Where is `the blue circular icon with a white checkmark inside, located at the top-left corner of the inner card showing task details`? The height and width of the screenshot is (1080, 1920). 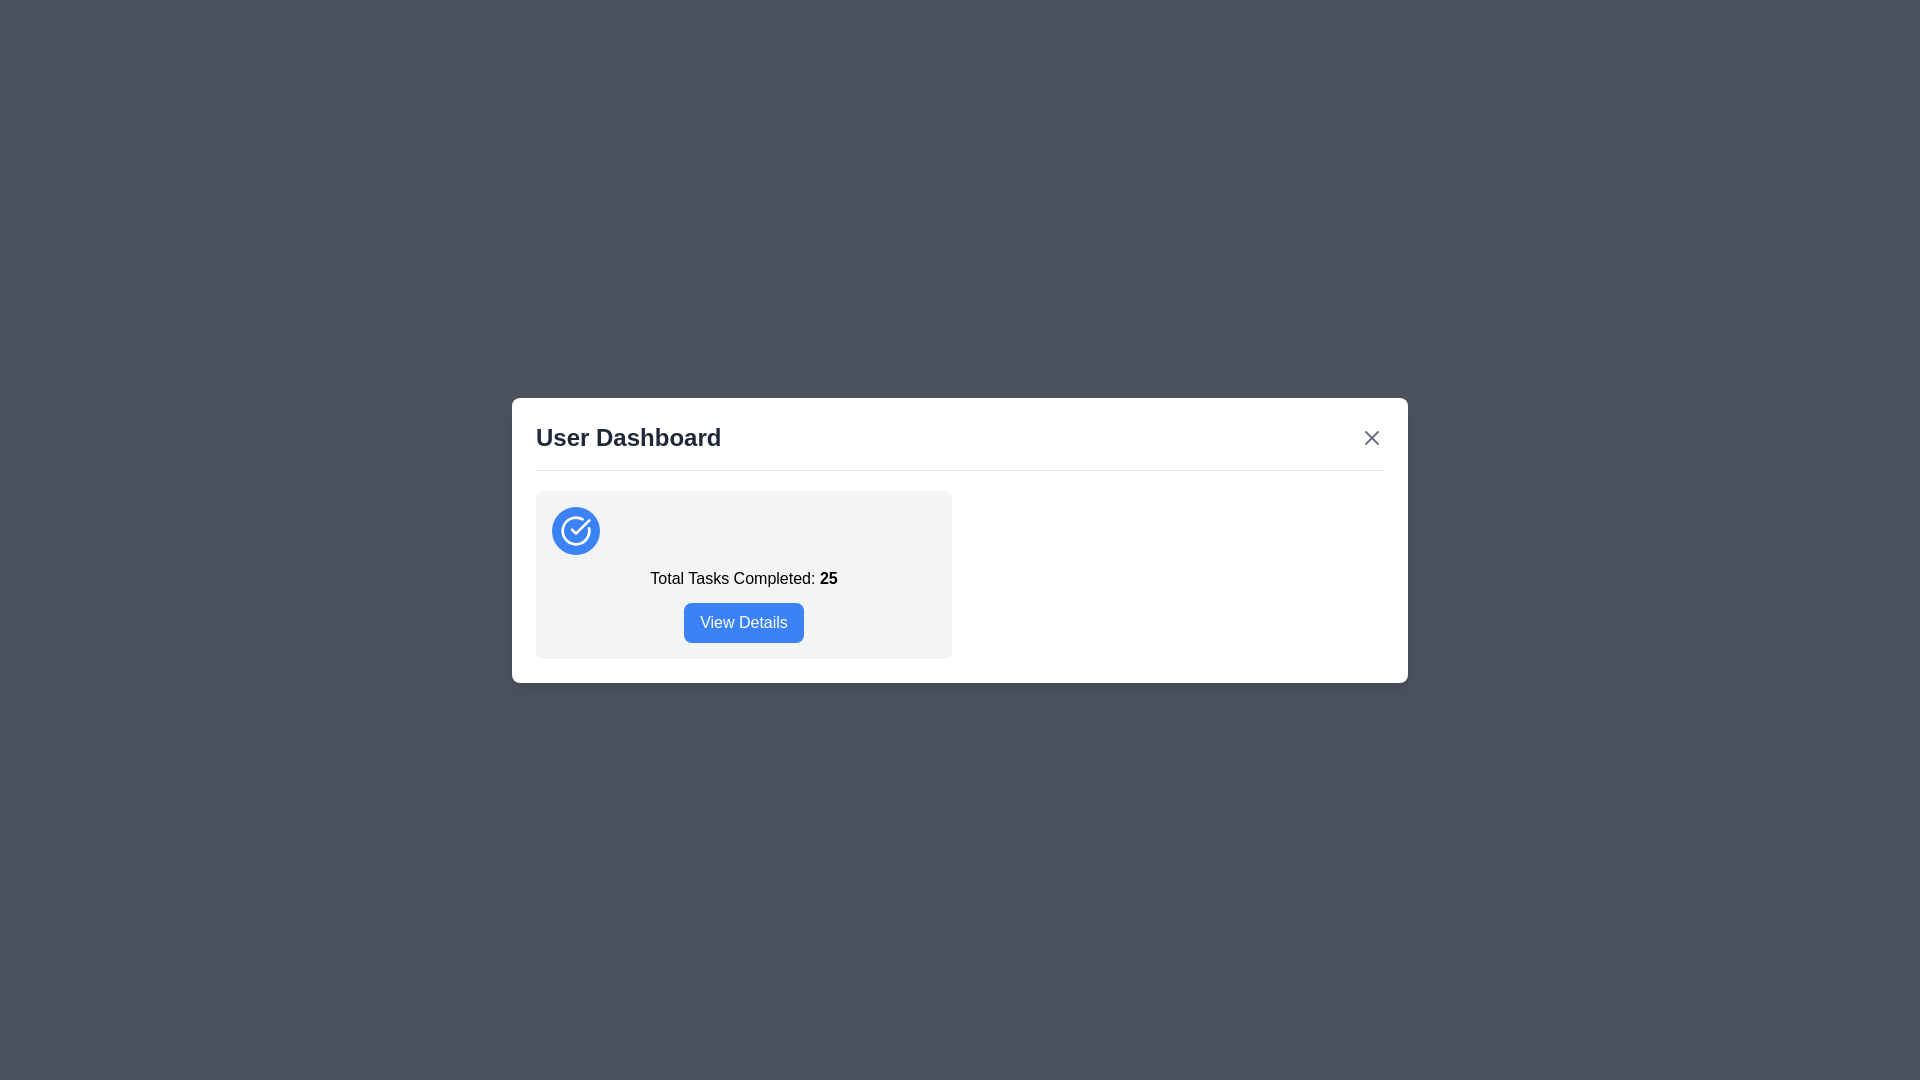 the blue circular icon with a white checkmark inside, located at the top-left corner of the inner card showing task details is located at coordinates (575, 529).